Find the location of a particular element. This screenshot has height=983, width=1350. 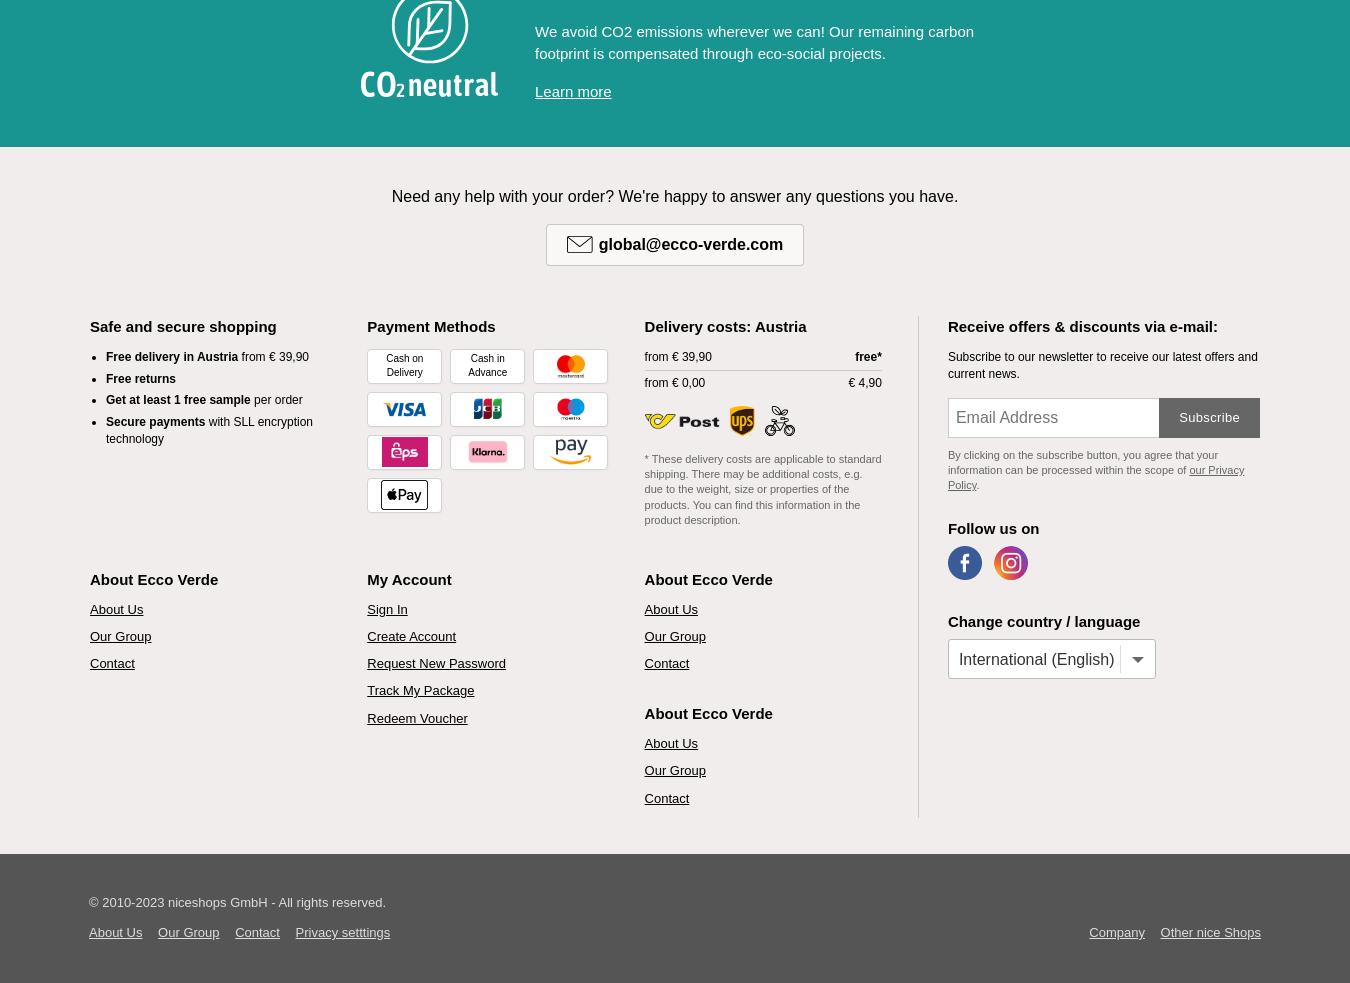

'Cash in Advance' is located at coordinates (467, 364).